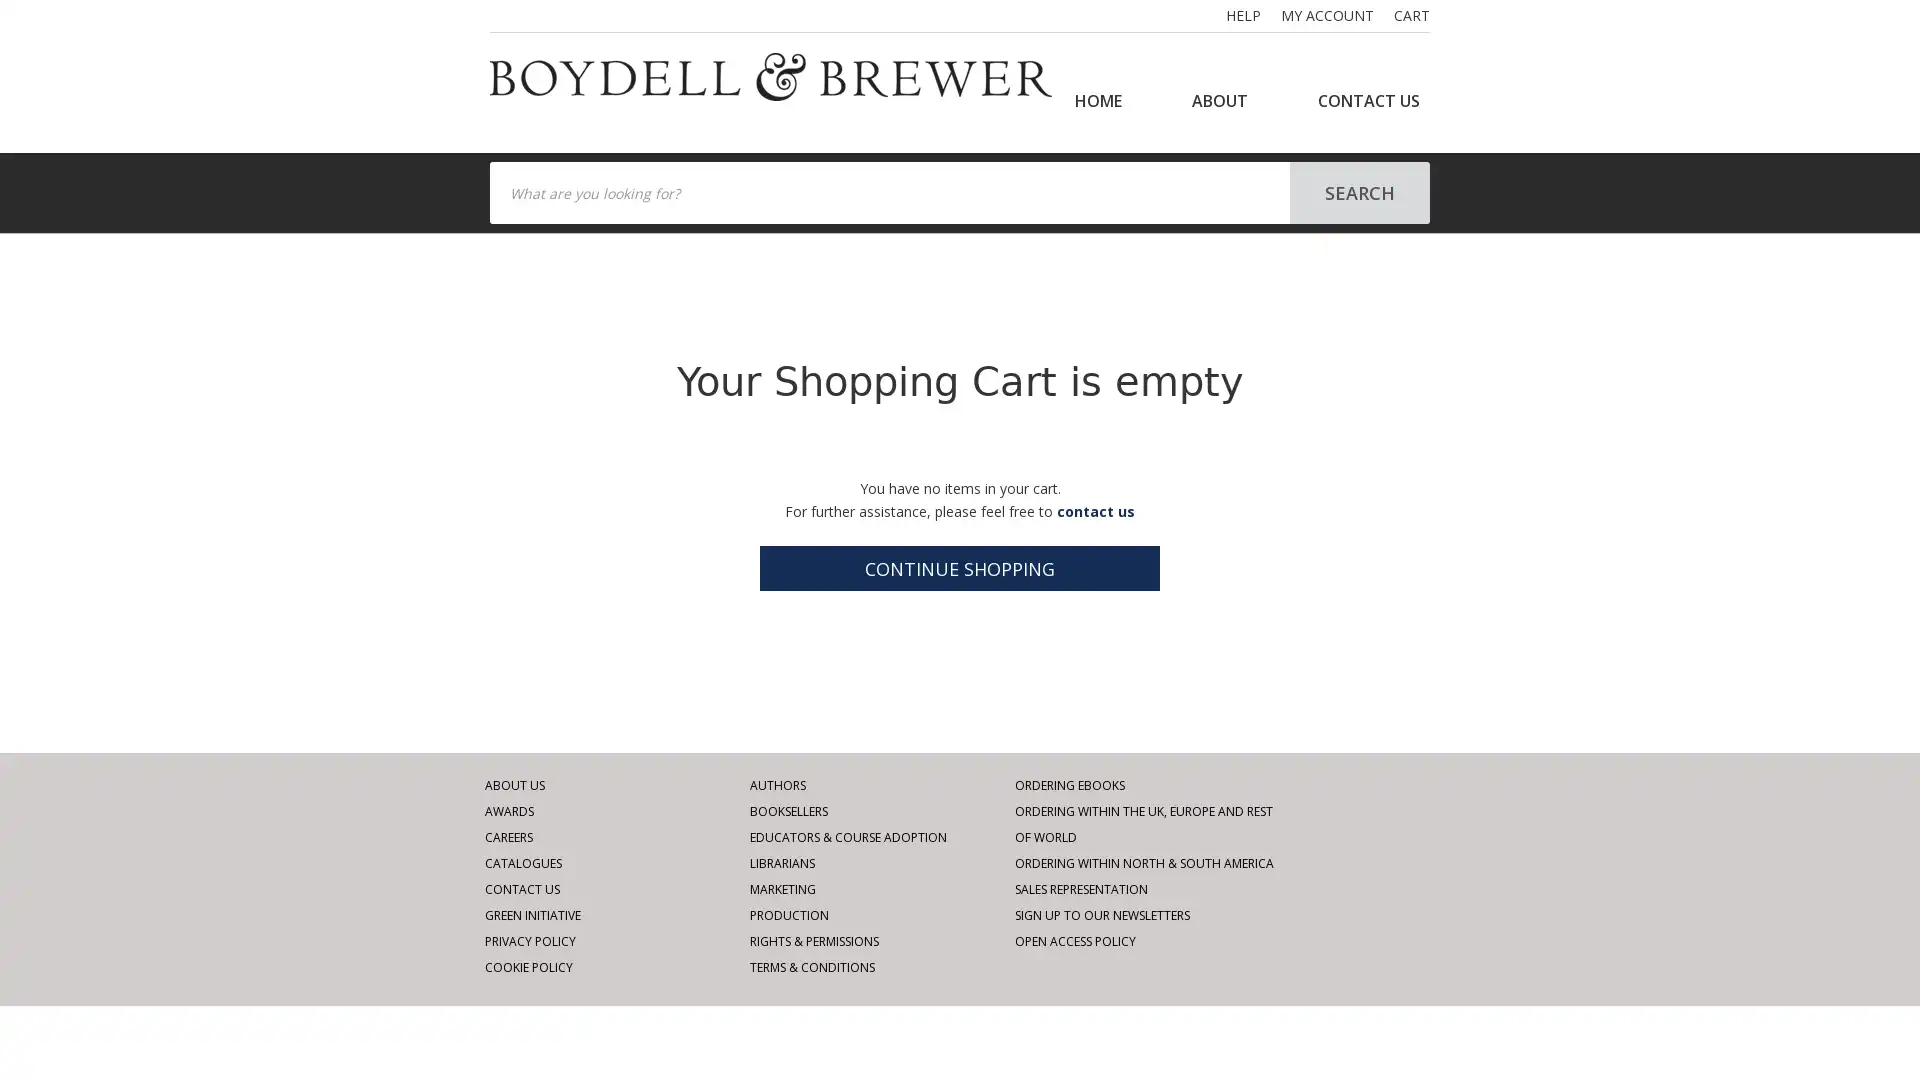  I want to click on SEARCH, so click(1359, 192).